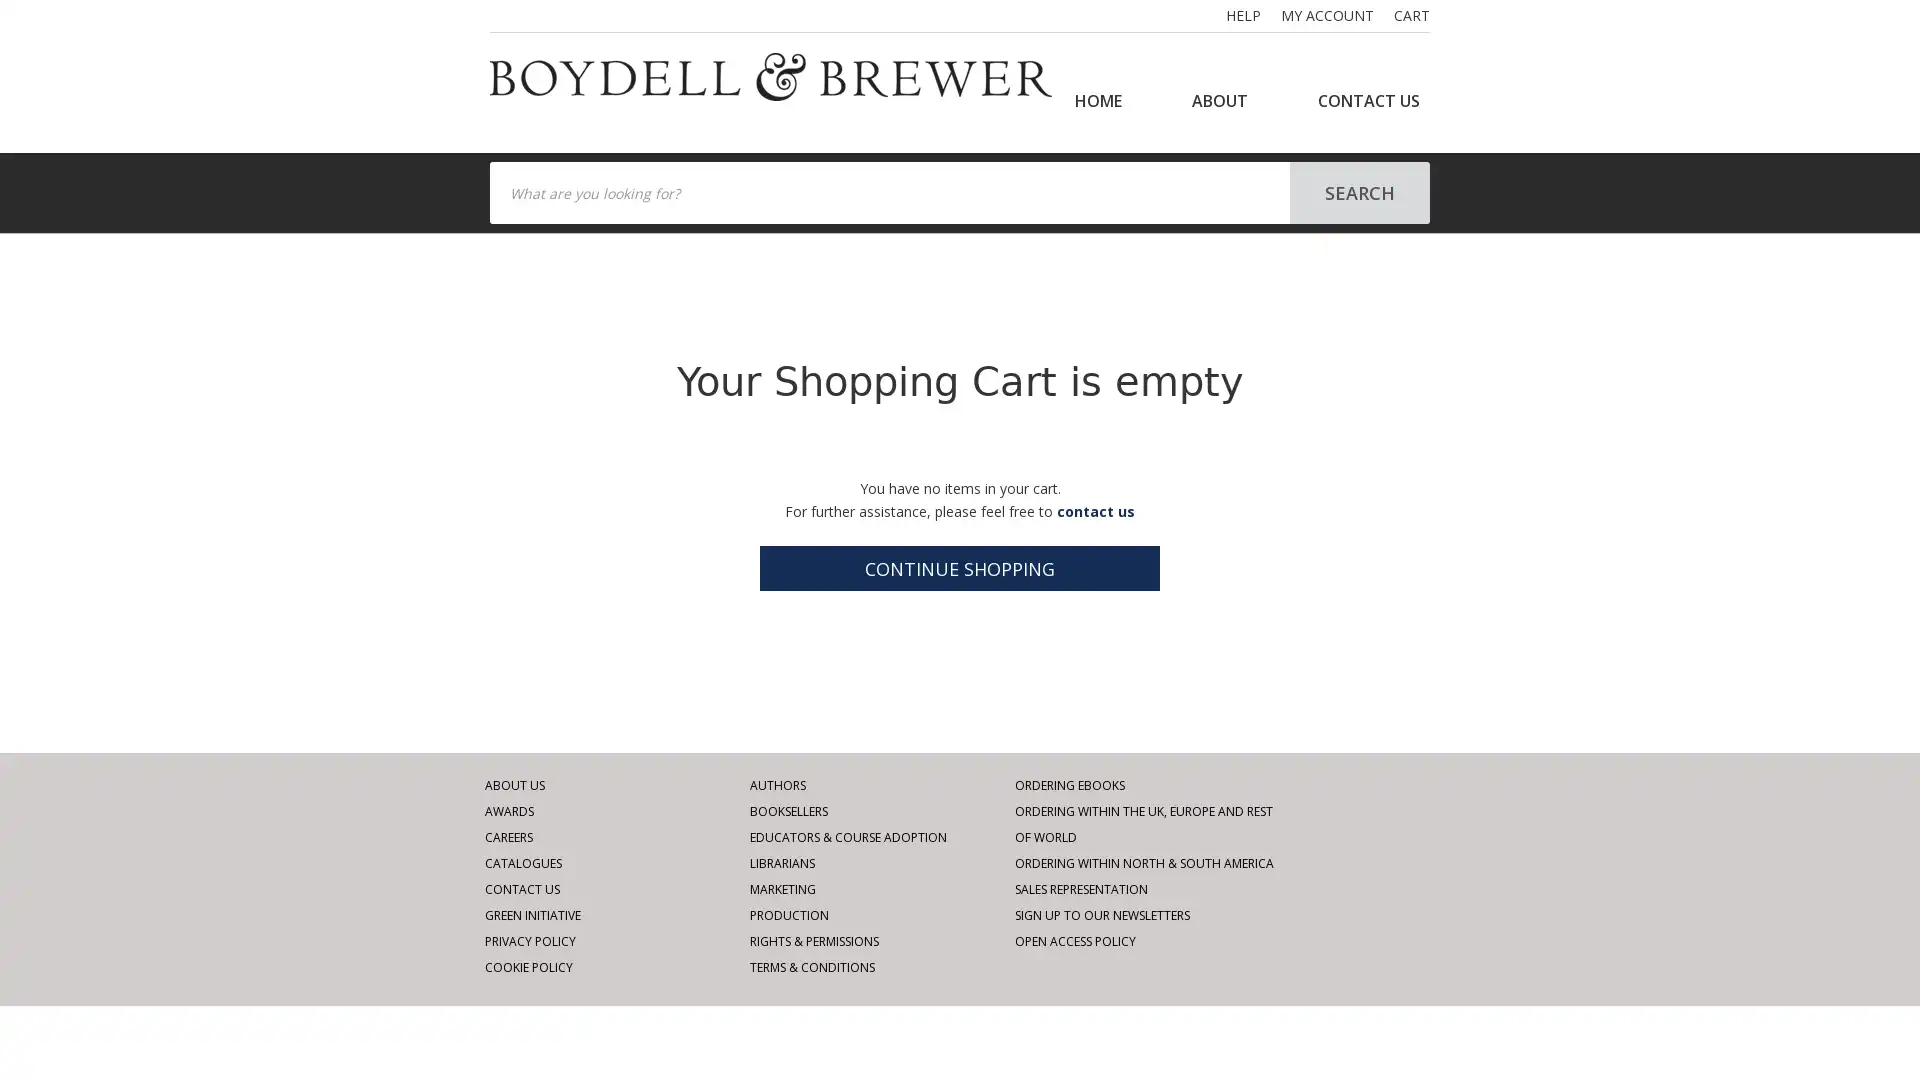  I want to click on SEARCH, so click(1359, 192).